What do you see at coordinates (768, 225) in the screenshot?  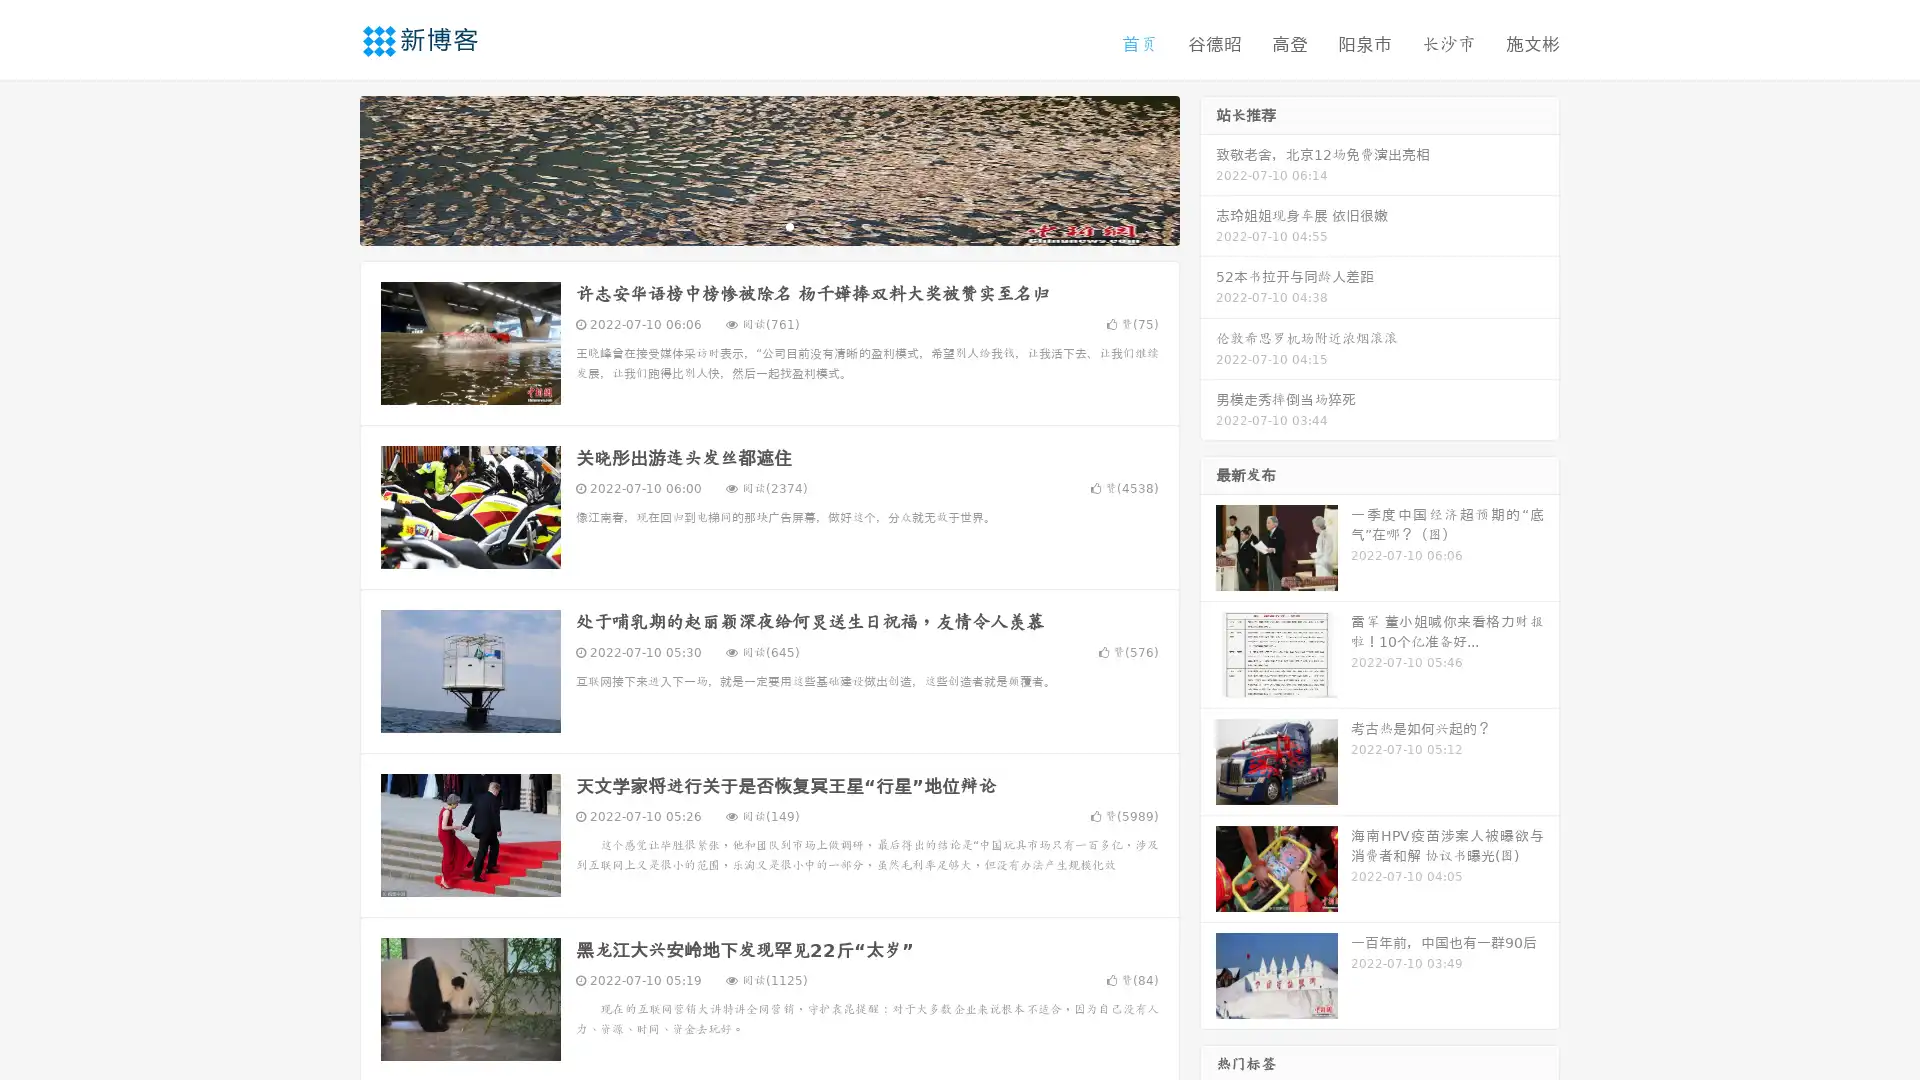 I see `Go to slide 2` at bounding box center [768, 225].